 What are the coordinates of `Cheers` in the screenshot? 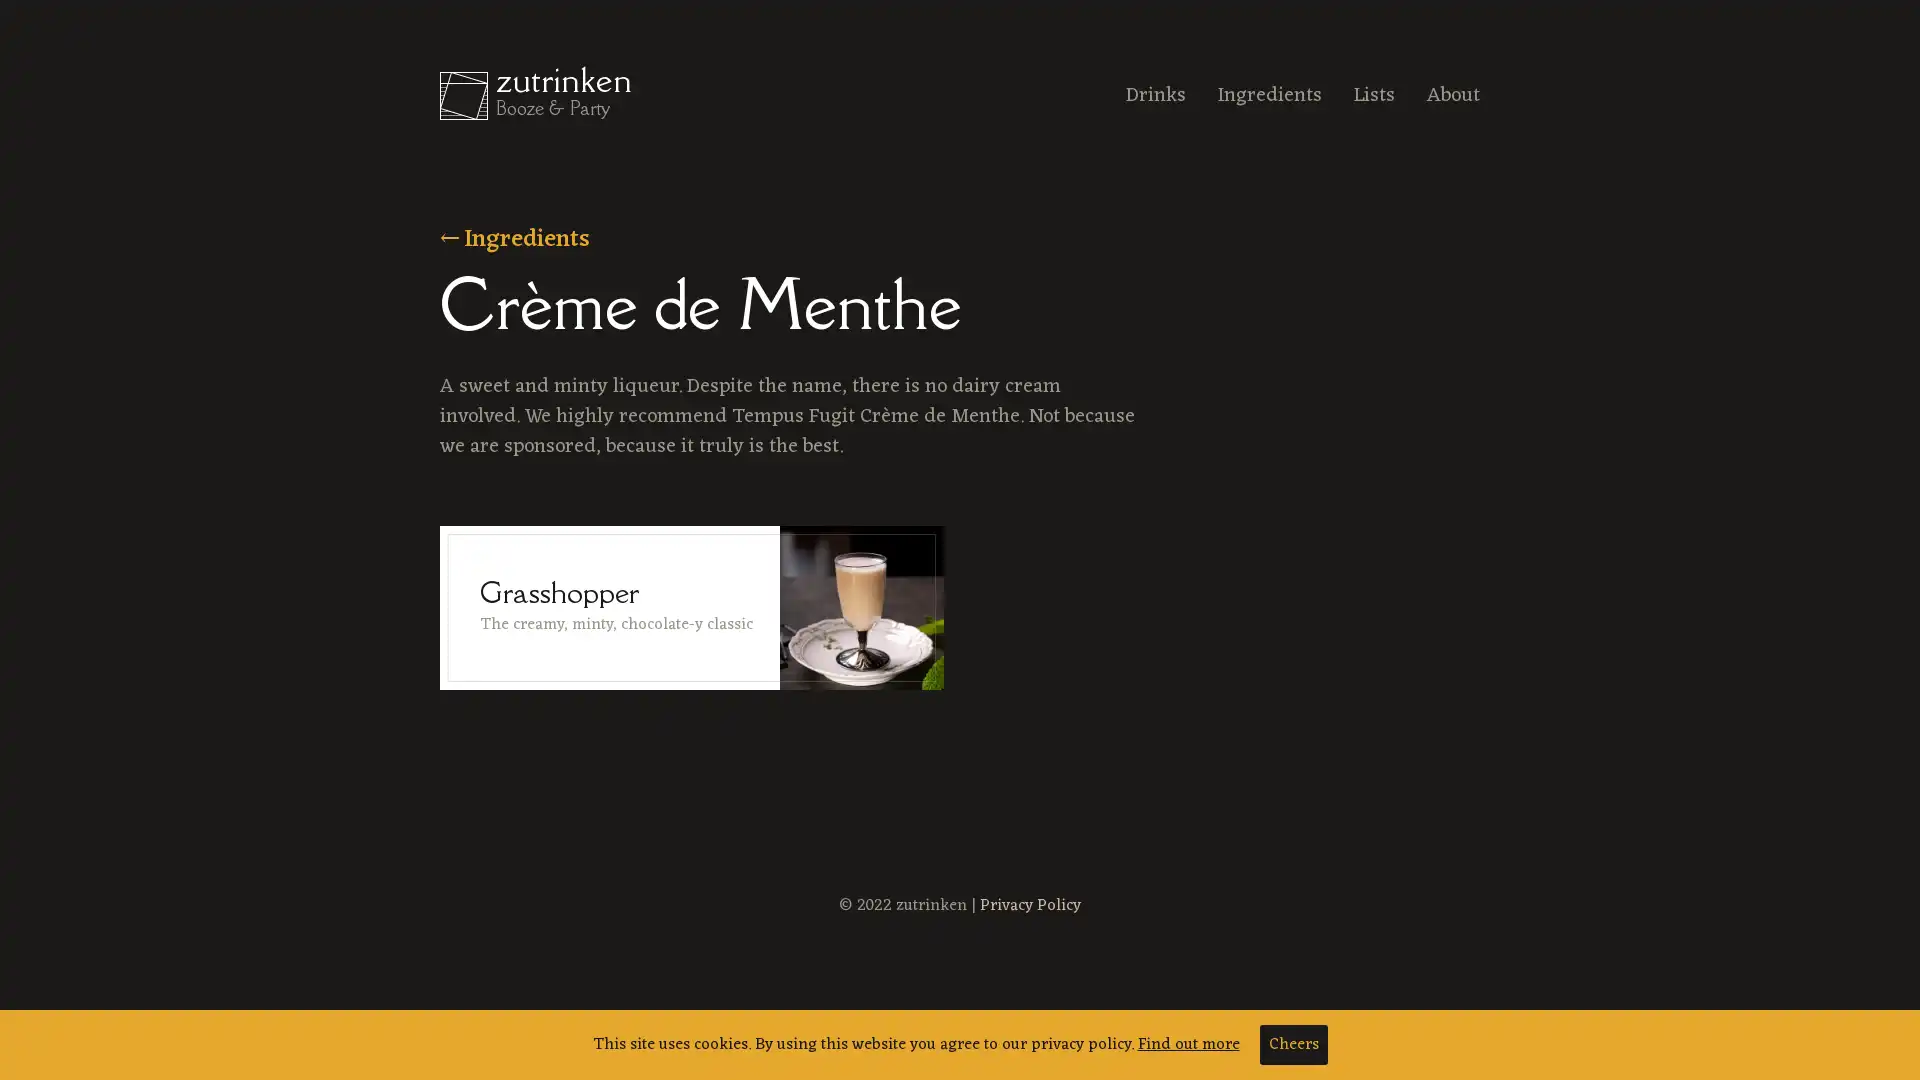 It's located at (1292, 1044).